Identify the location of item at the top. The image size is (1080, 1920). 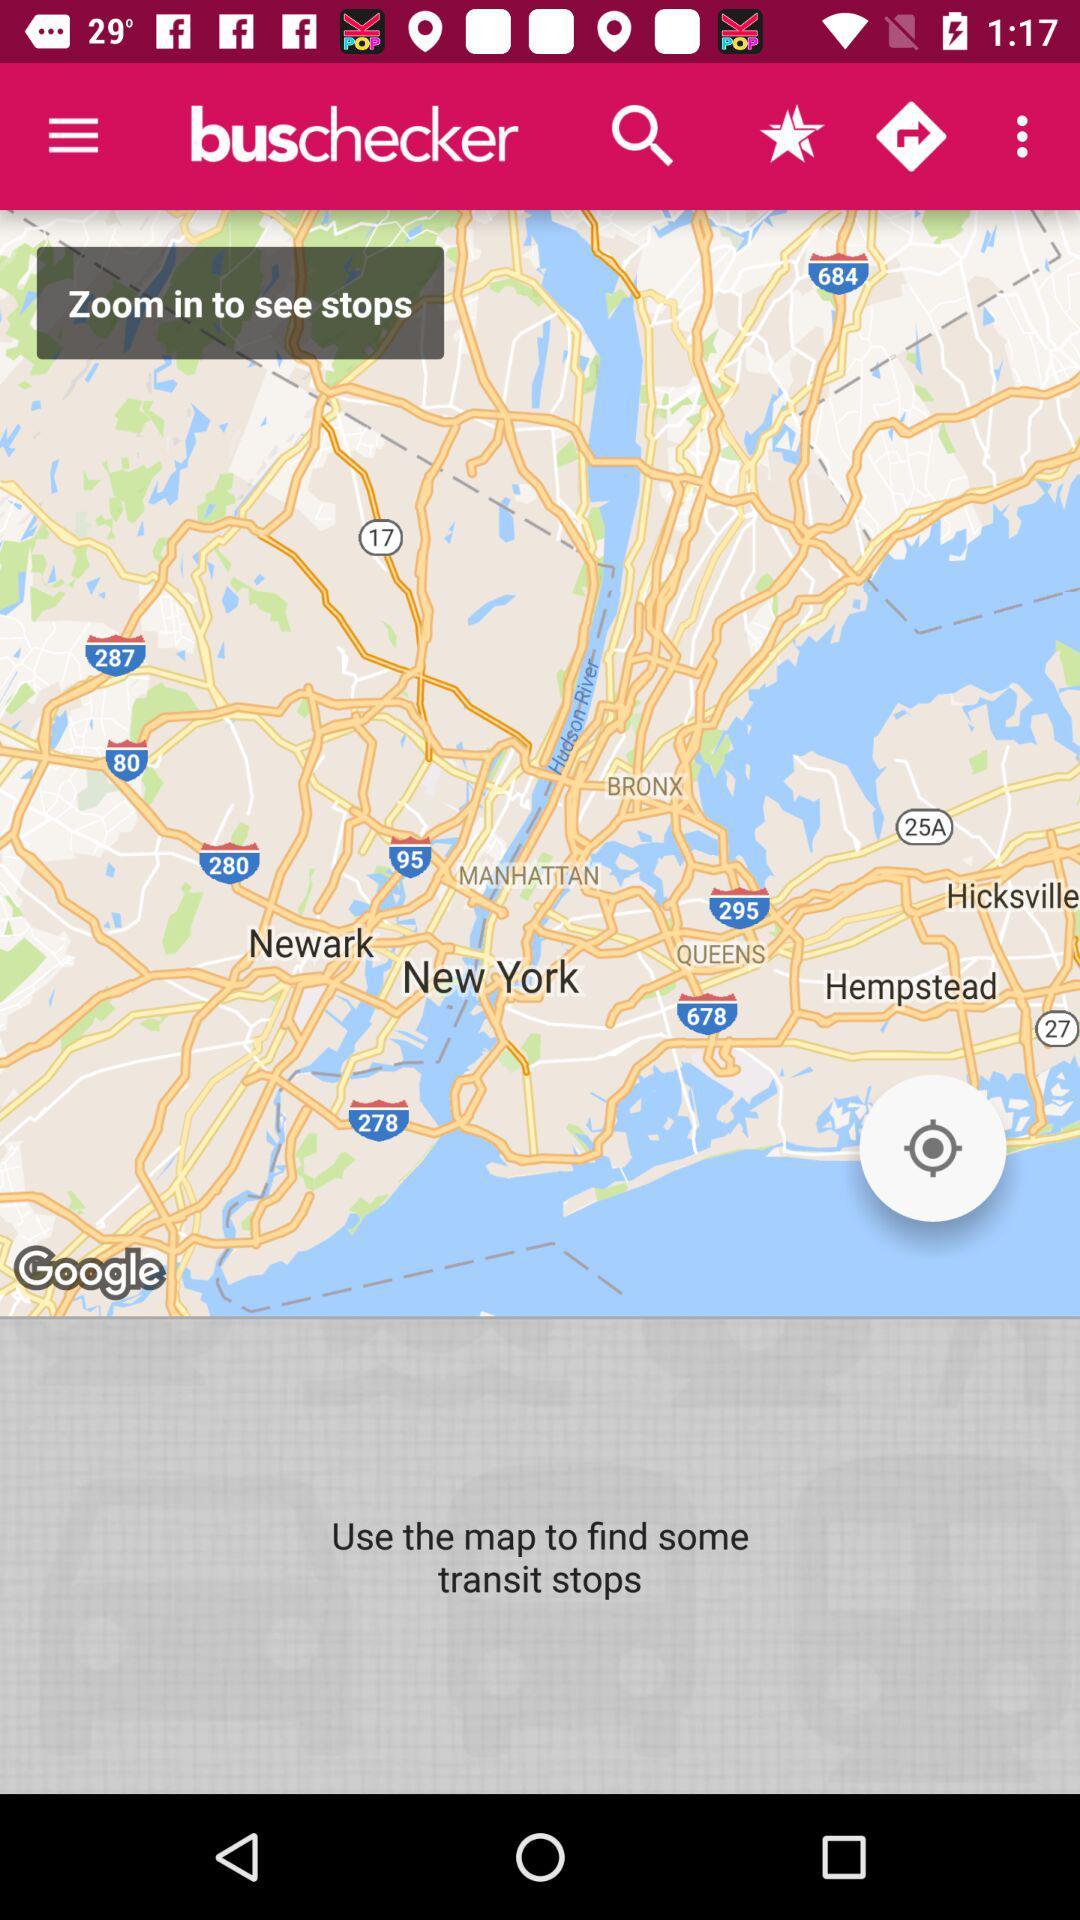
(643, 135).